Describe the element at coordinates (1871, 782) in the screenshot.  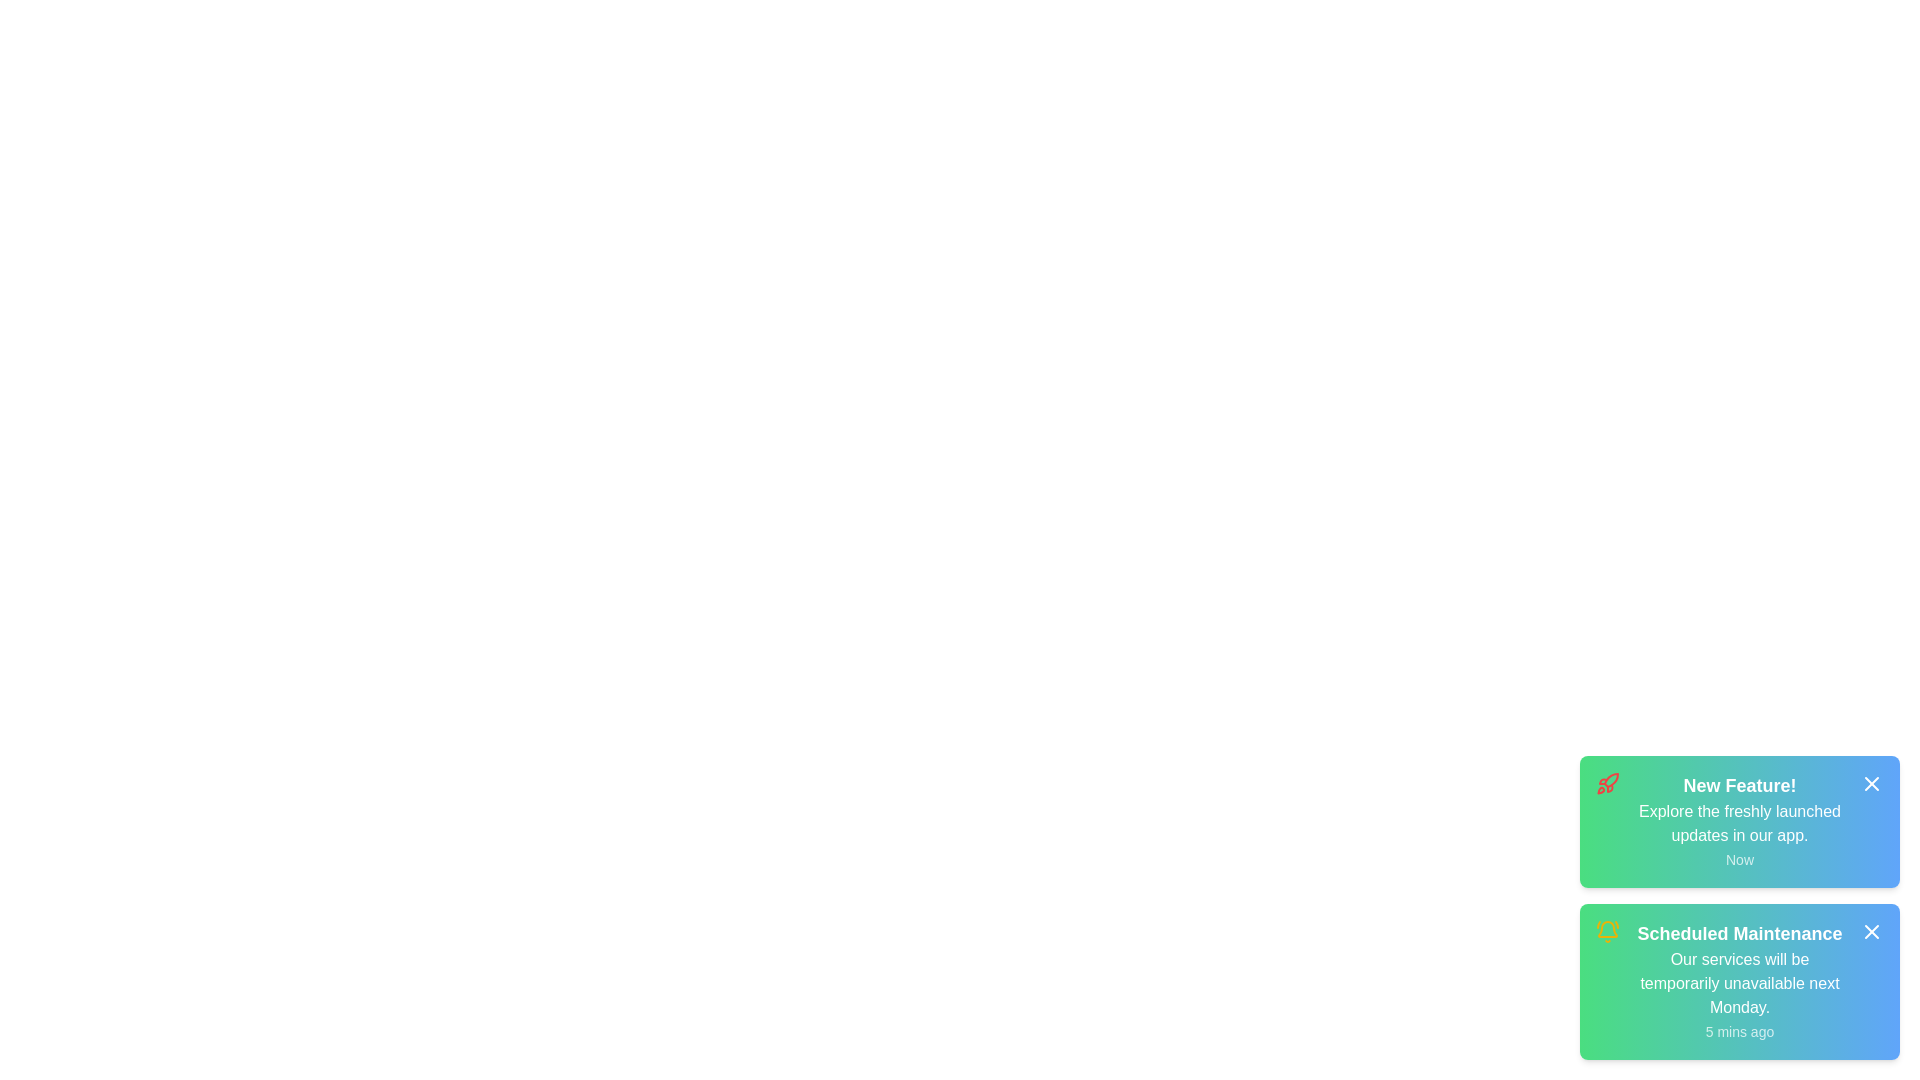
I see `close icon of the notification with title New Feature!` at that location.